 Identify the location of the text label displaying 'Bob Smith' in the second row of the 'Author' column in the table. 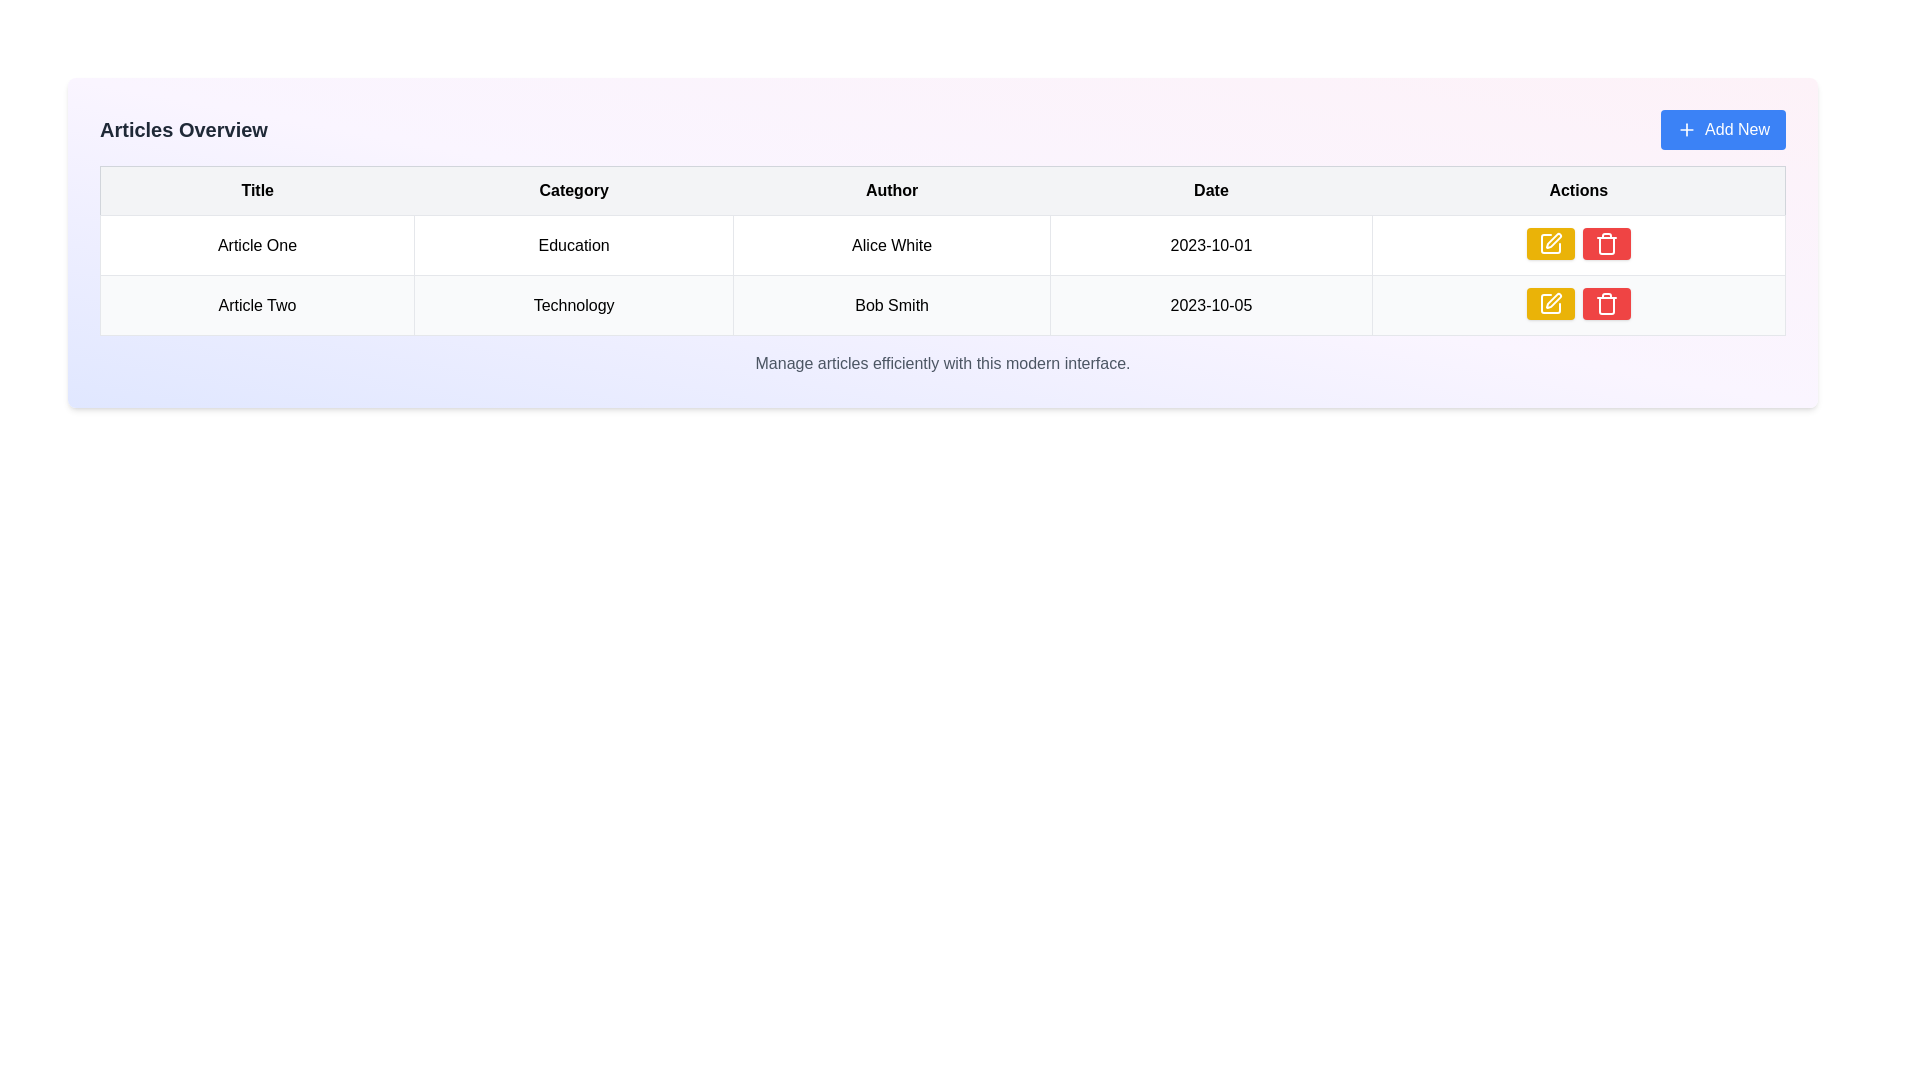
(891, 305).